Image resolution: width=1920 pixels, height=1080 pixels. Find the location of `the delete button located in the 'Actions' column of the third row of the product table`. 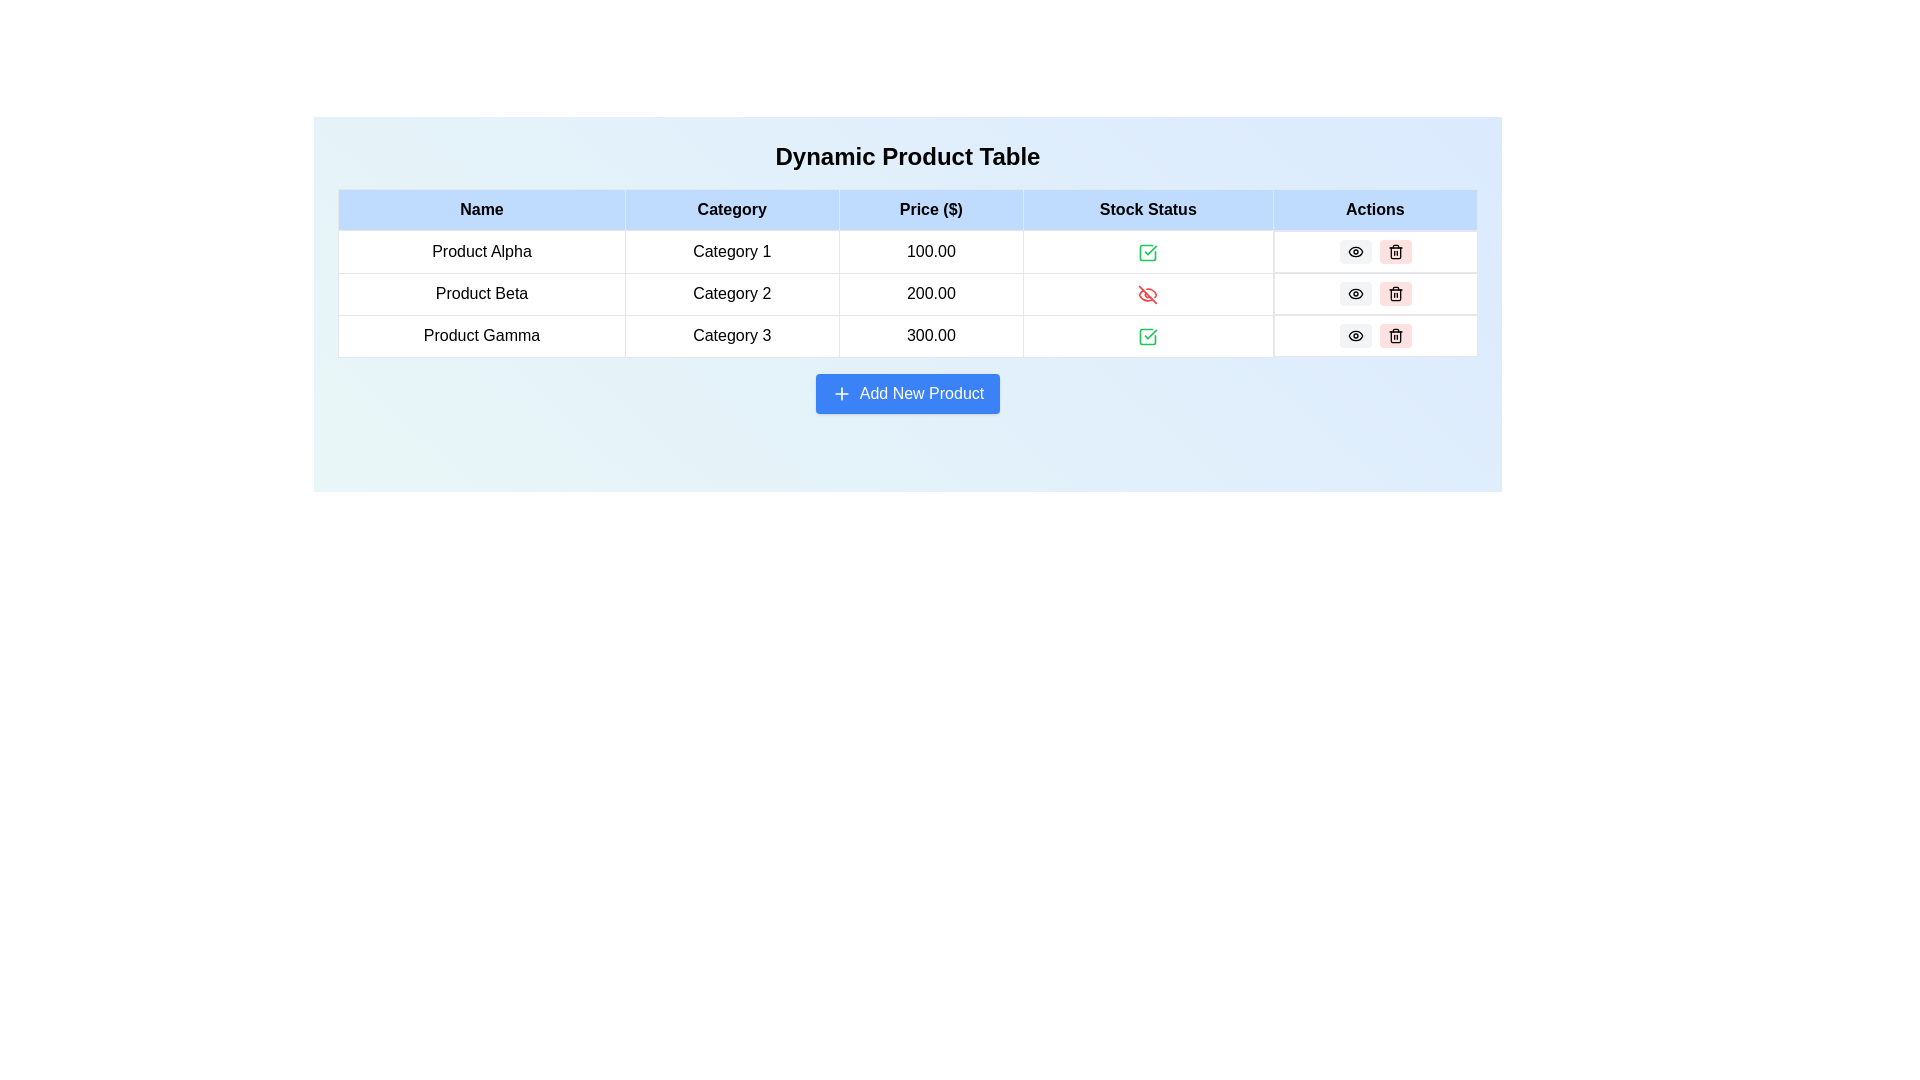

the delete button located in the 'Actions' column of the third row of the product table is located at coordinates (1394, 334).